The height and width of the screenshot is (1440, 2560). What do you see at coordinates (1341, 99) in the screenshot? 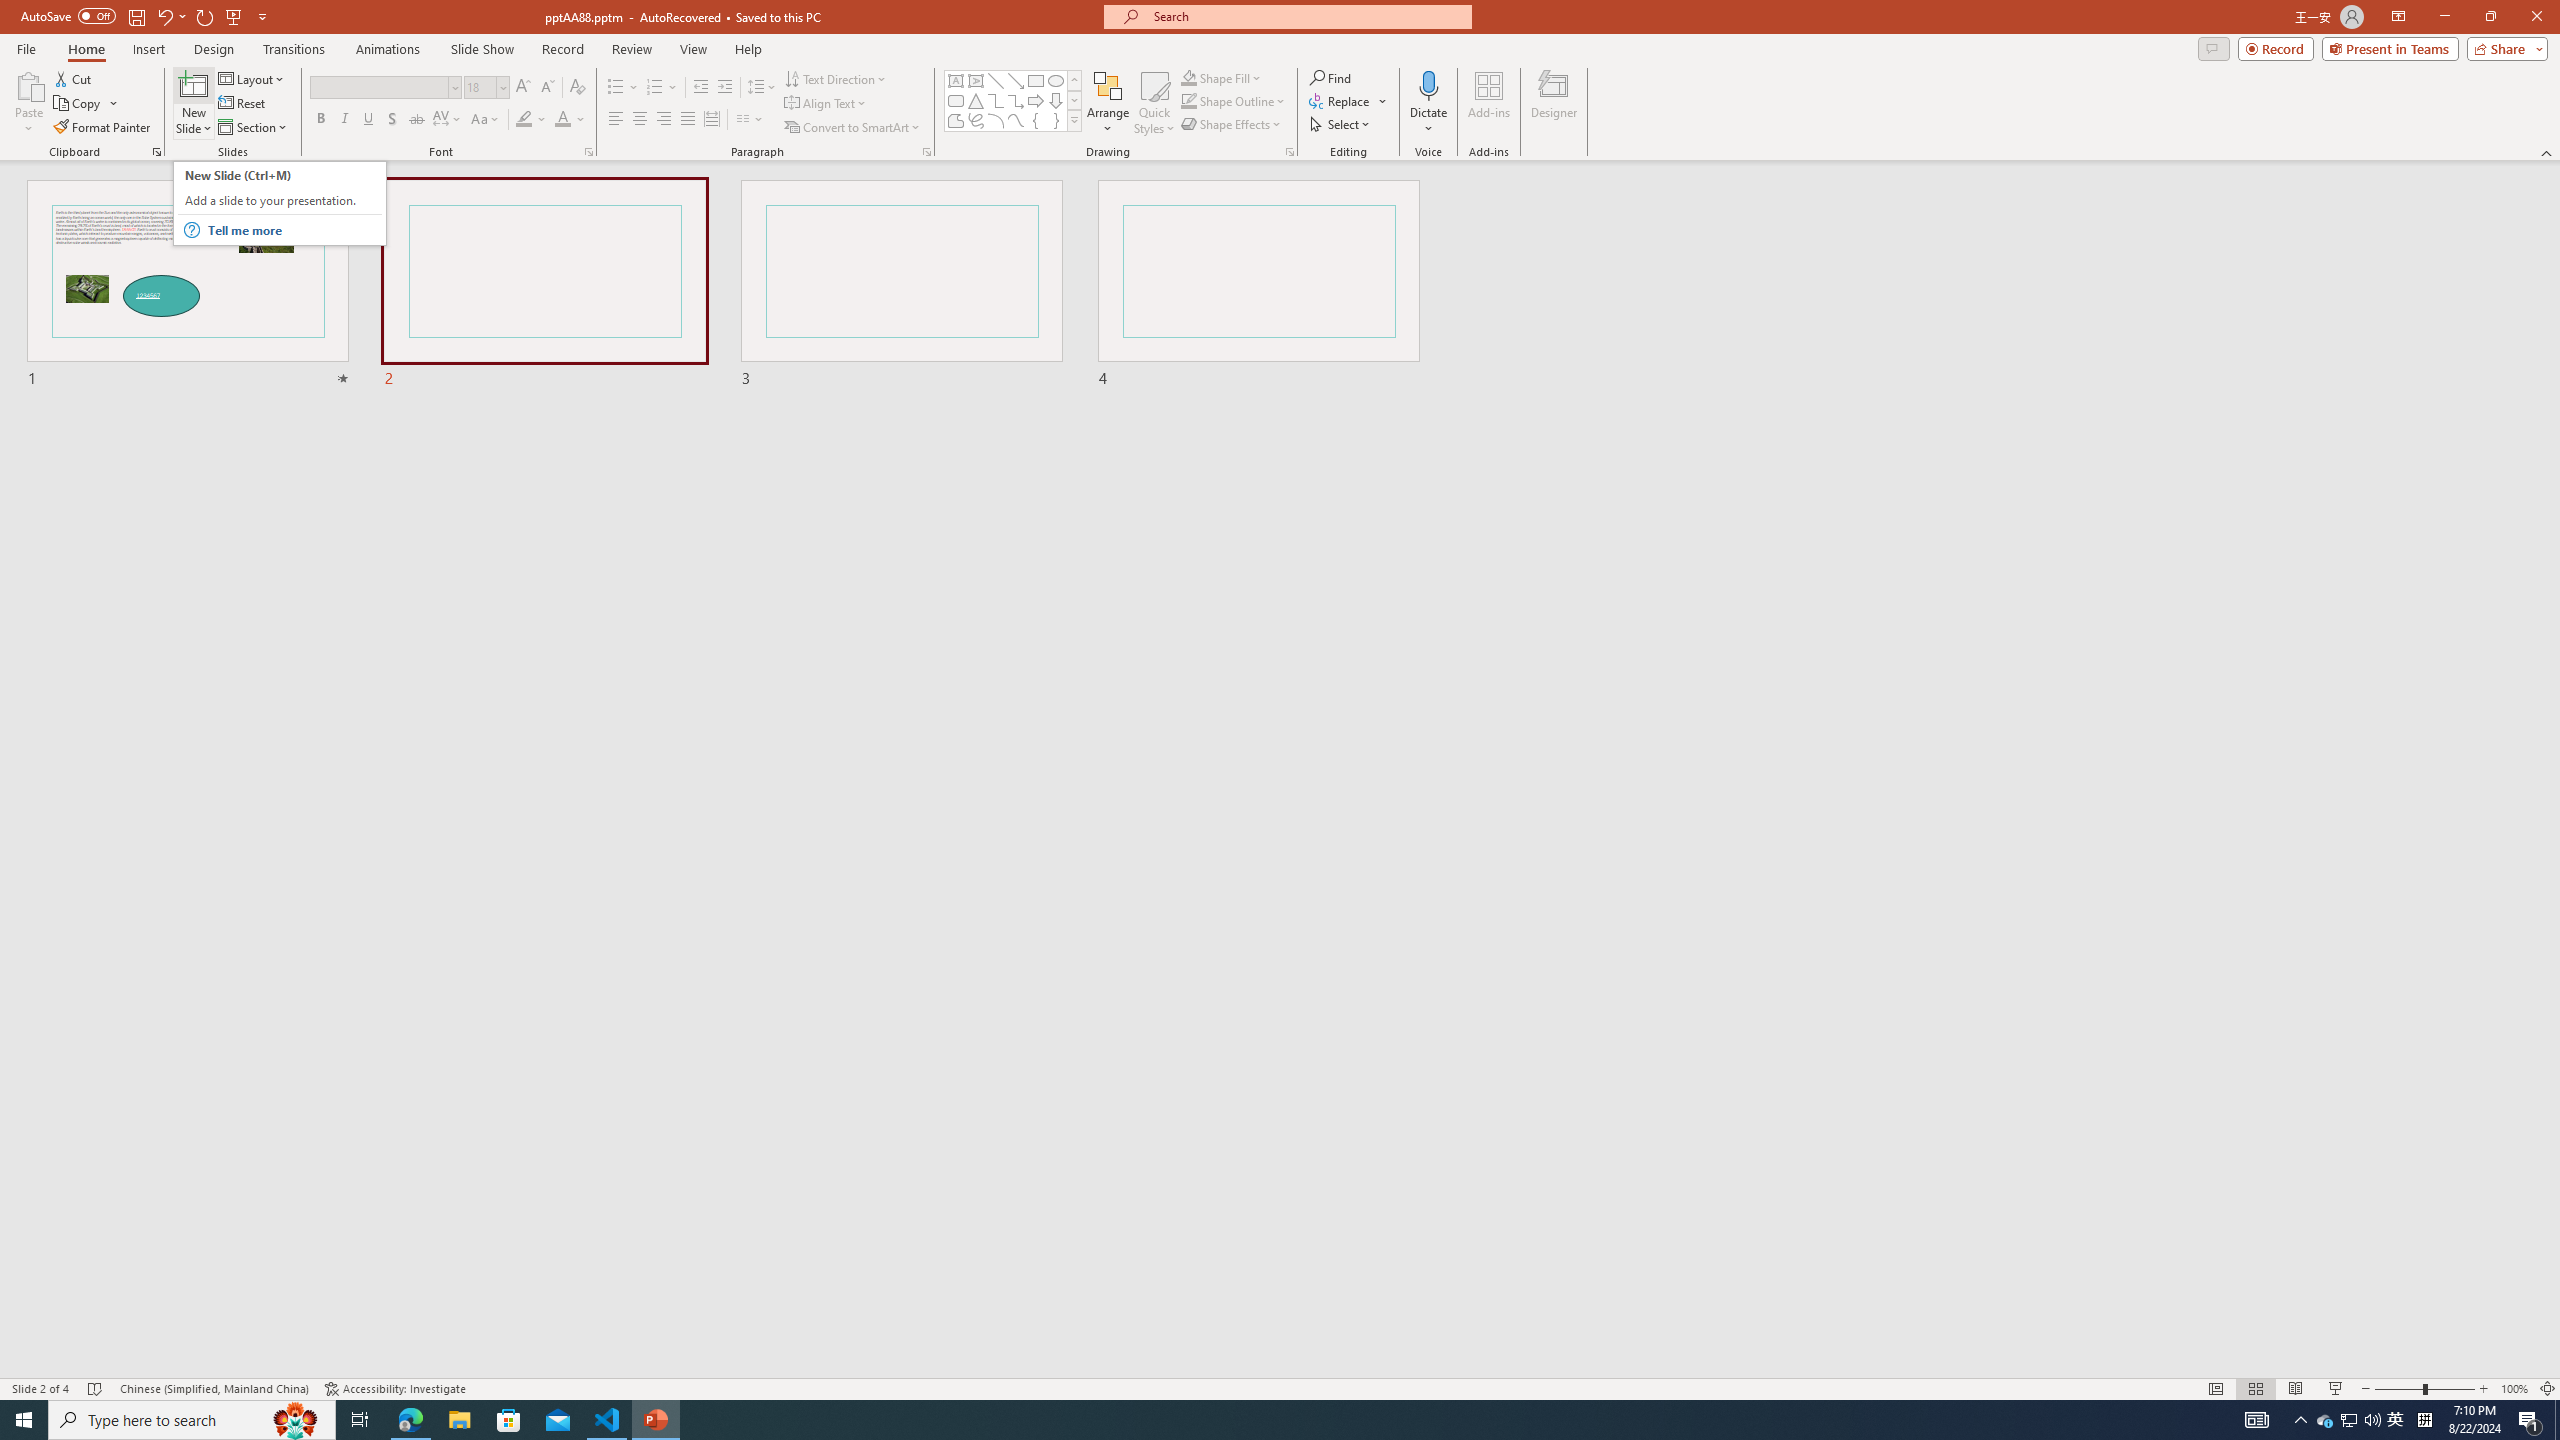
I see `'Replace...'` at bounding box center [1341, 99].